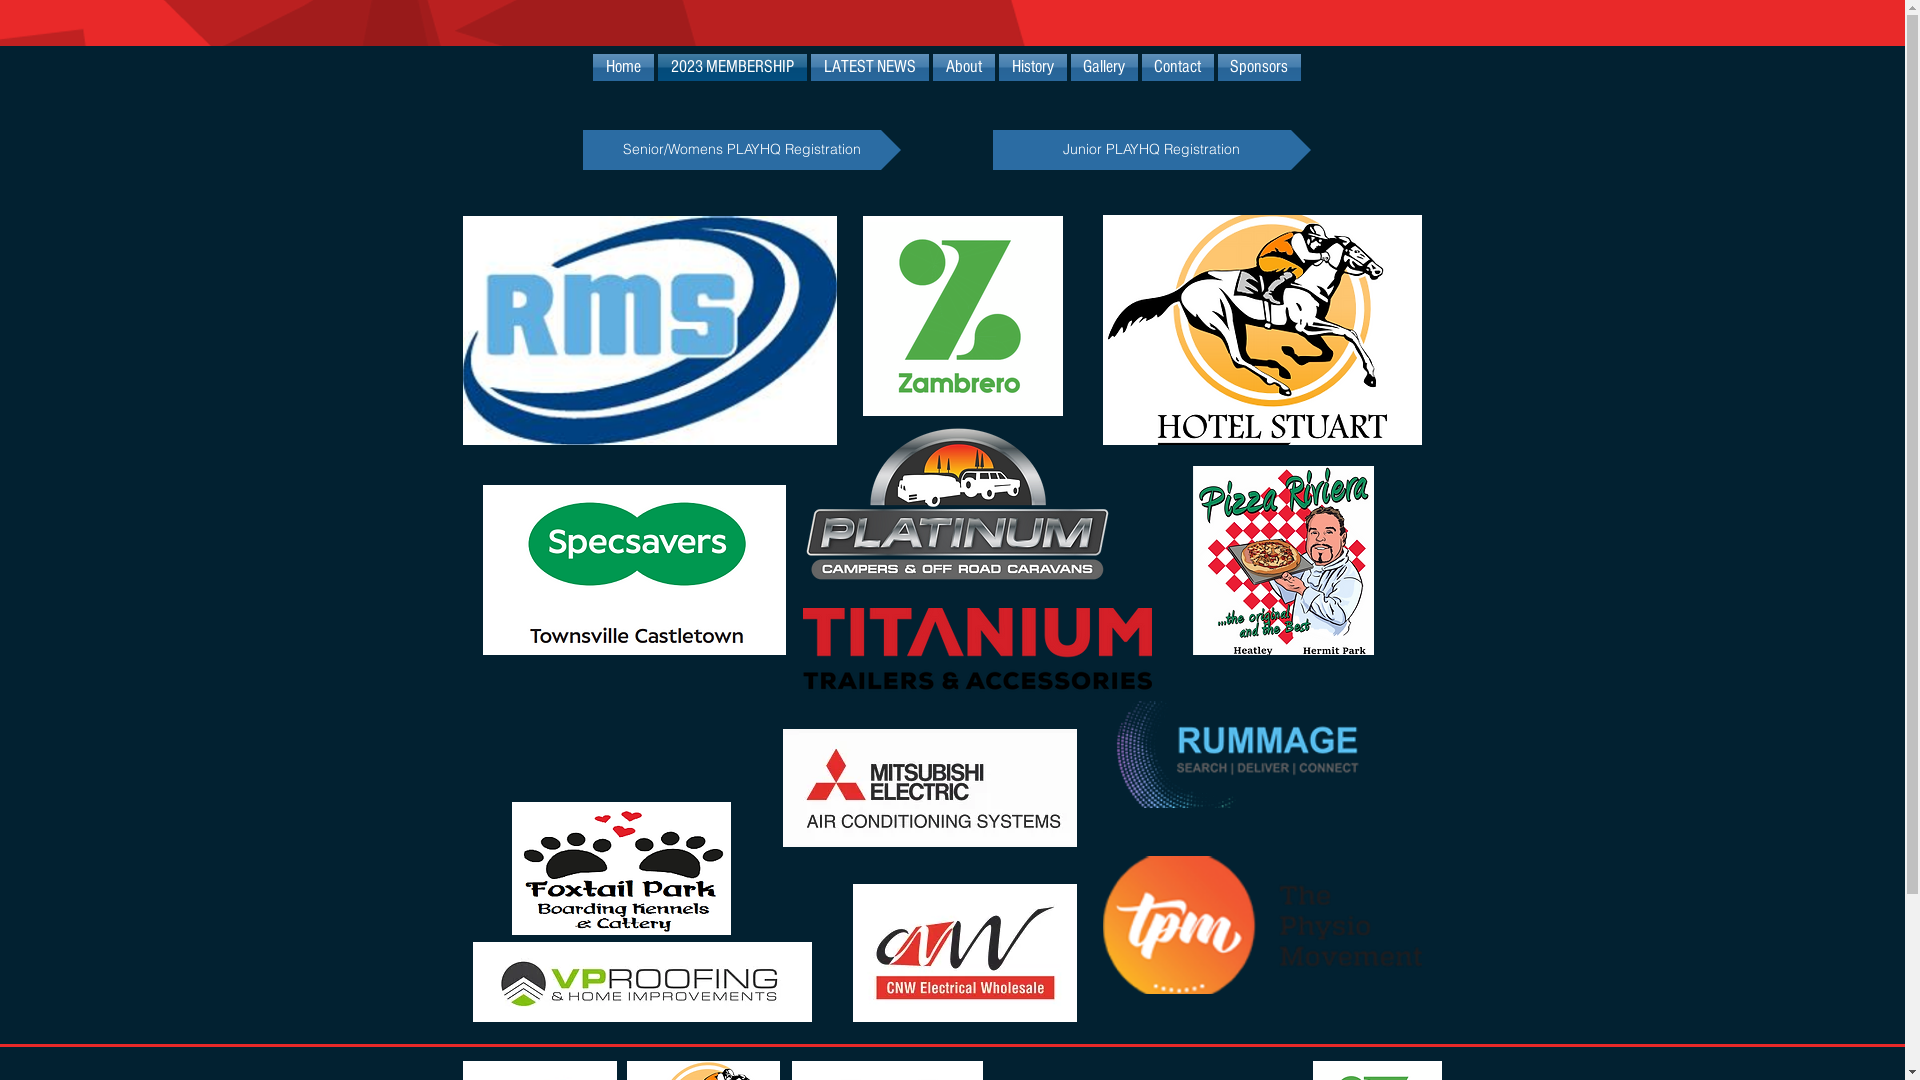 The width and height of the screenshot is (1920, 1080). What do you see at coordinates (963, 66) in the screenshot?
I see `'About'` at bounding box center [963, 66].